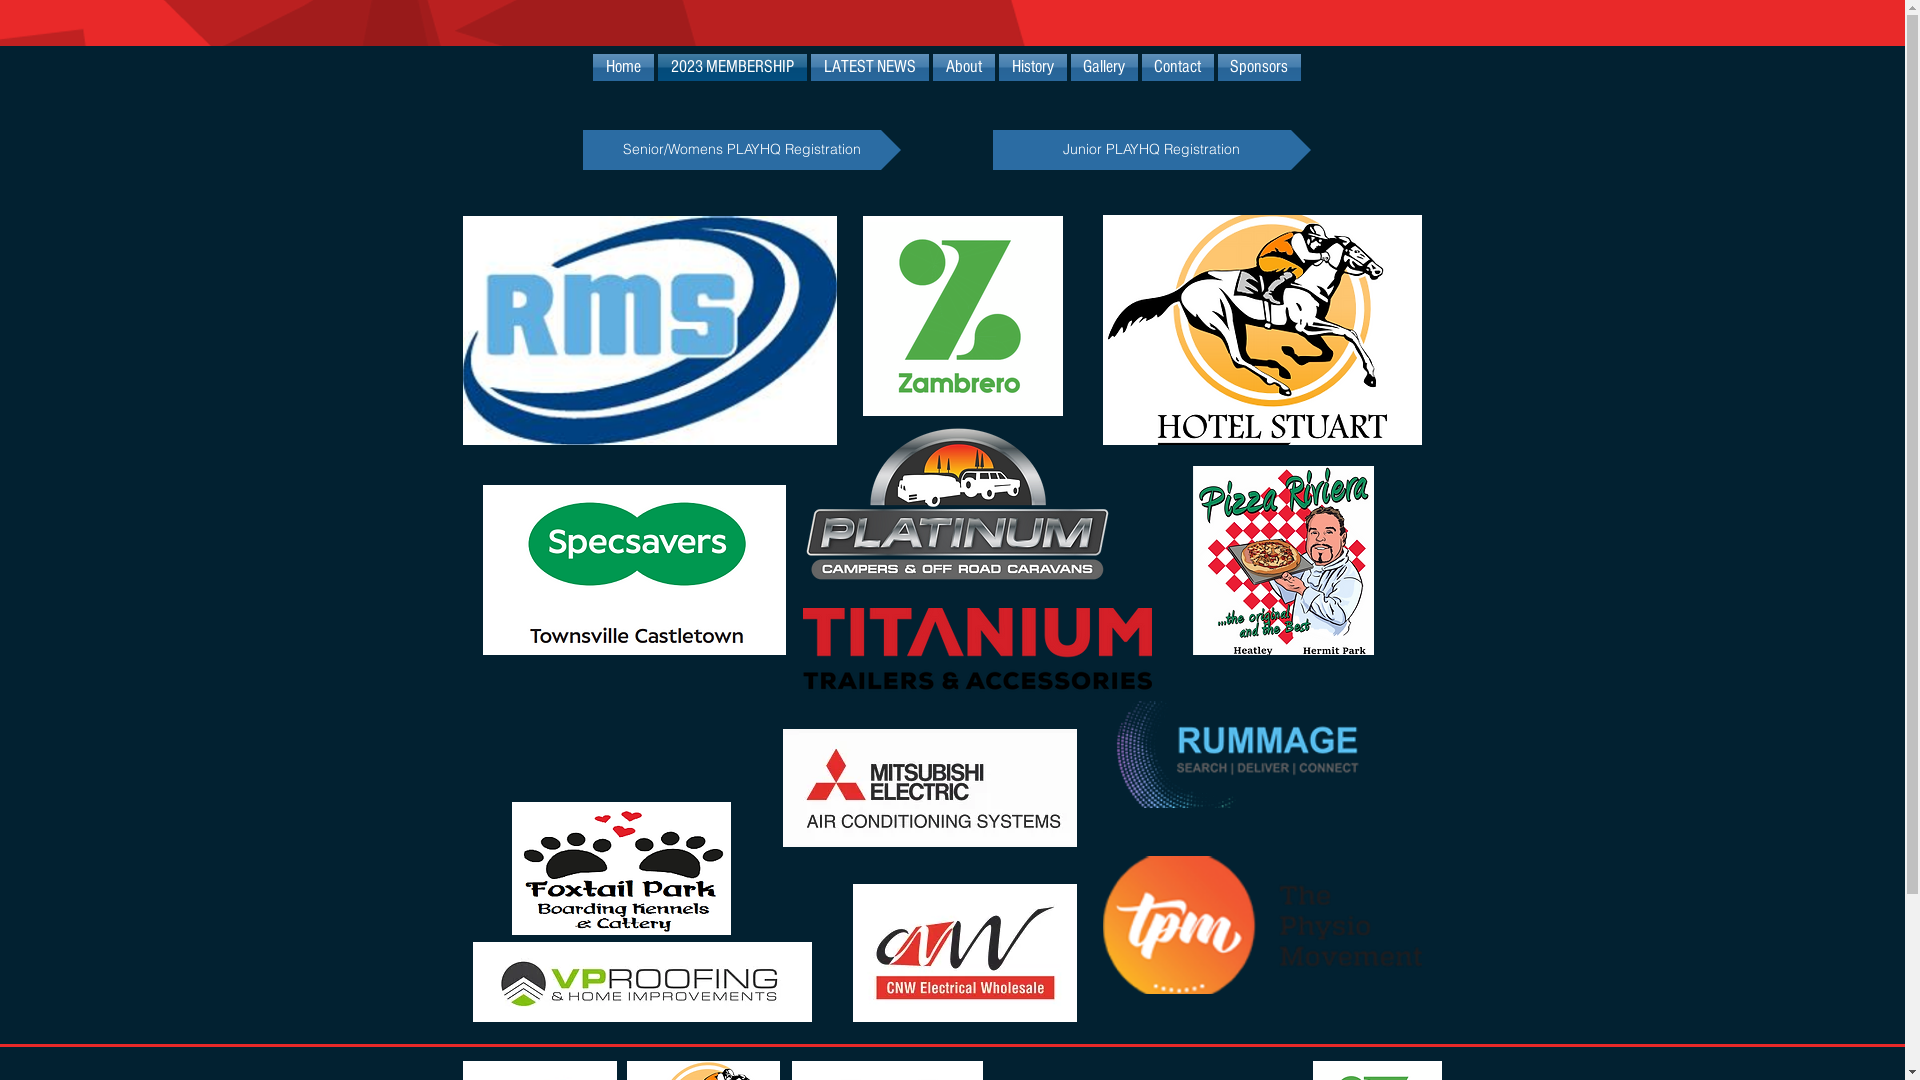 The width and height of the screenshot is (1920, 1080). What do you see at coordinates (963, 66) in the screenshot?
I see `'About'` at bounding box center [963, 66].